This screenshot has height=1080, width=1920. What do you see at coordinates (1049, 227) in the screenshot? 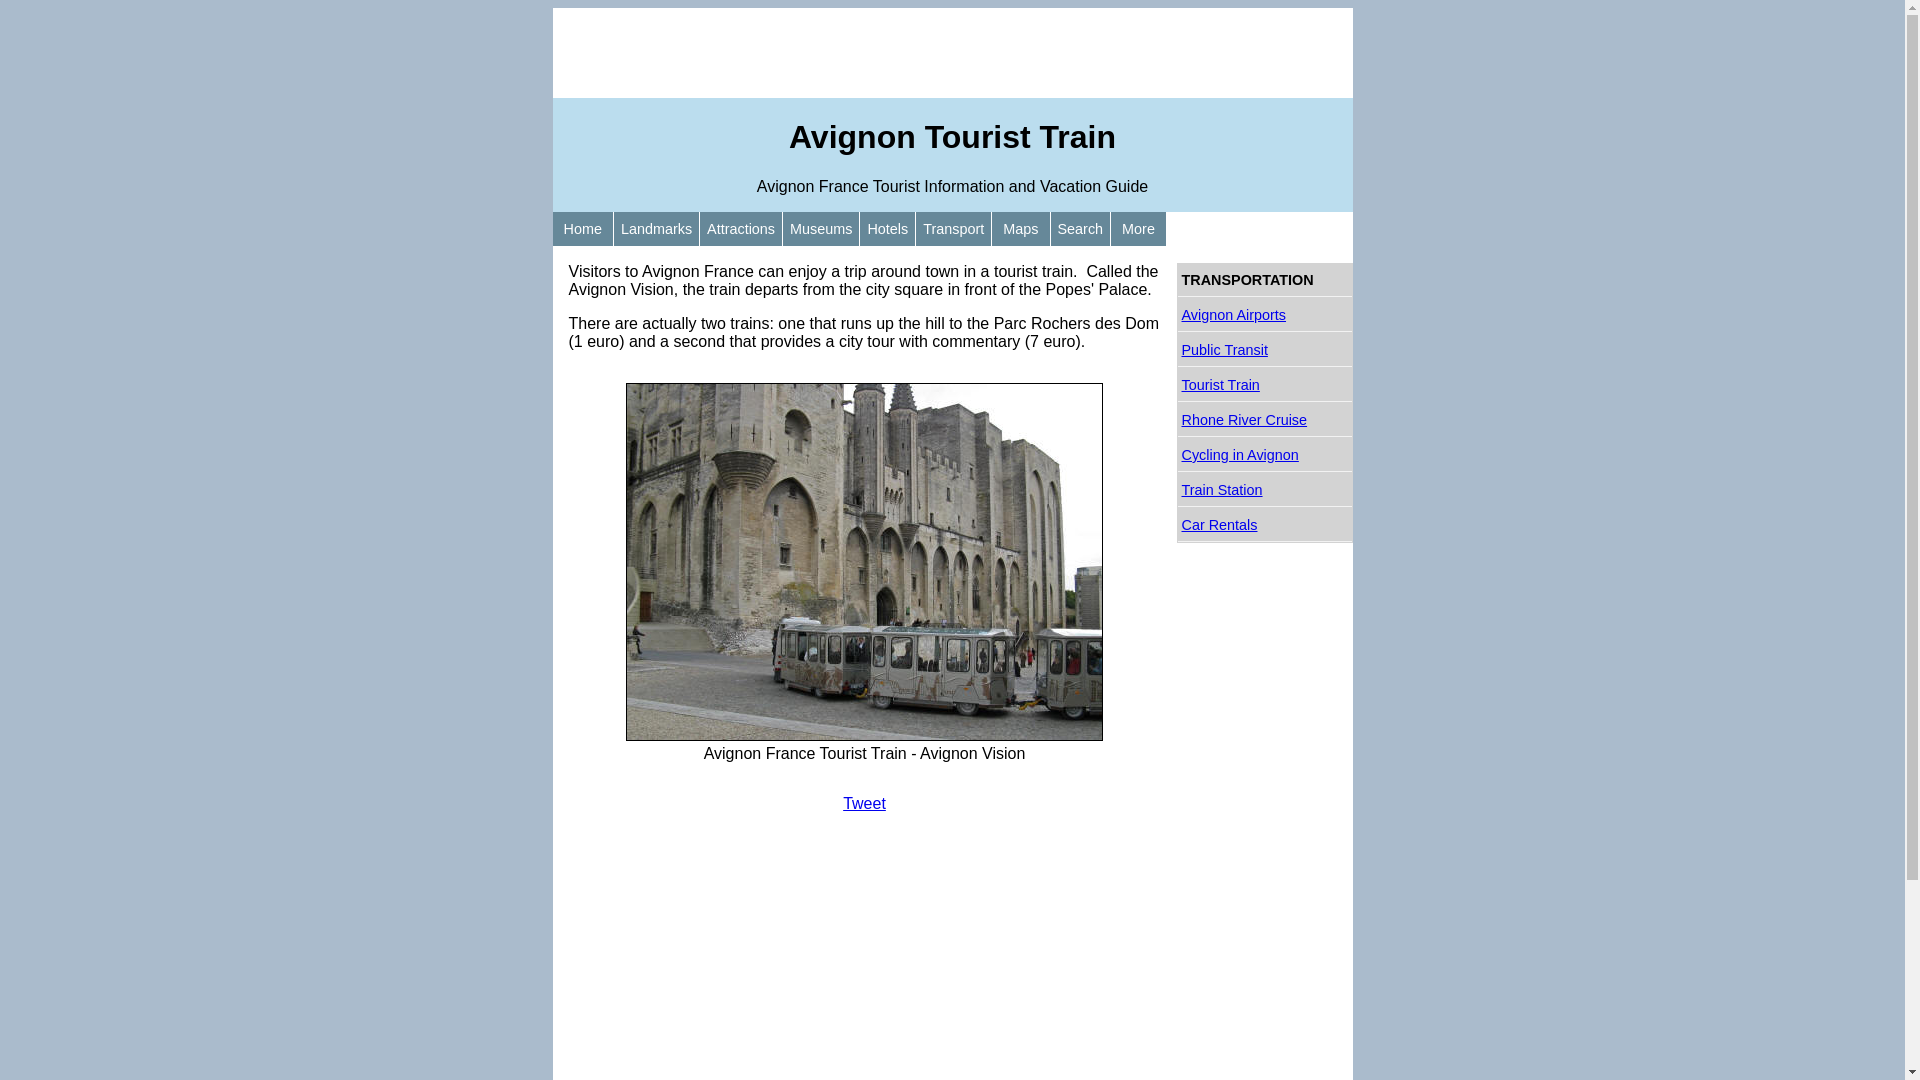
I see `'Search'` at bounding box center [1049, 227].